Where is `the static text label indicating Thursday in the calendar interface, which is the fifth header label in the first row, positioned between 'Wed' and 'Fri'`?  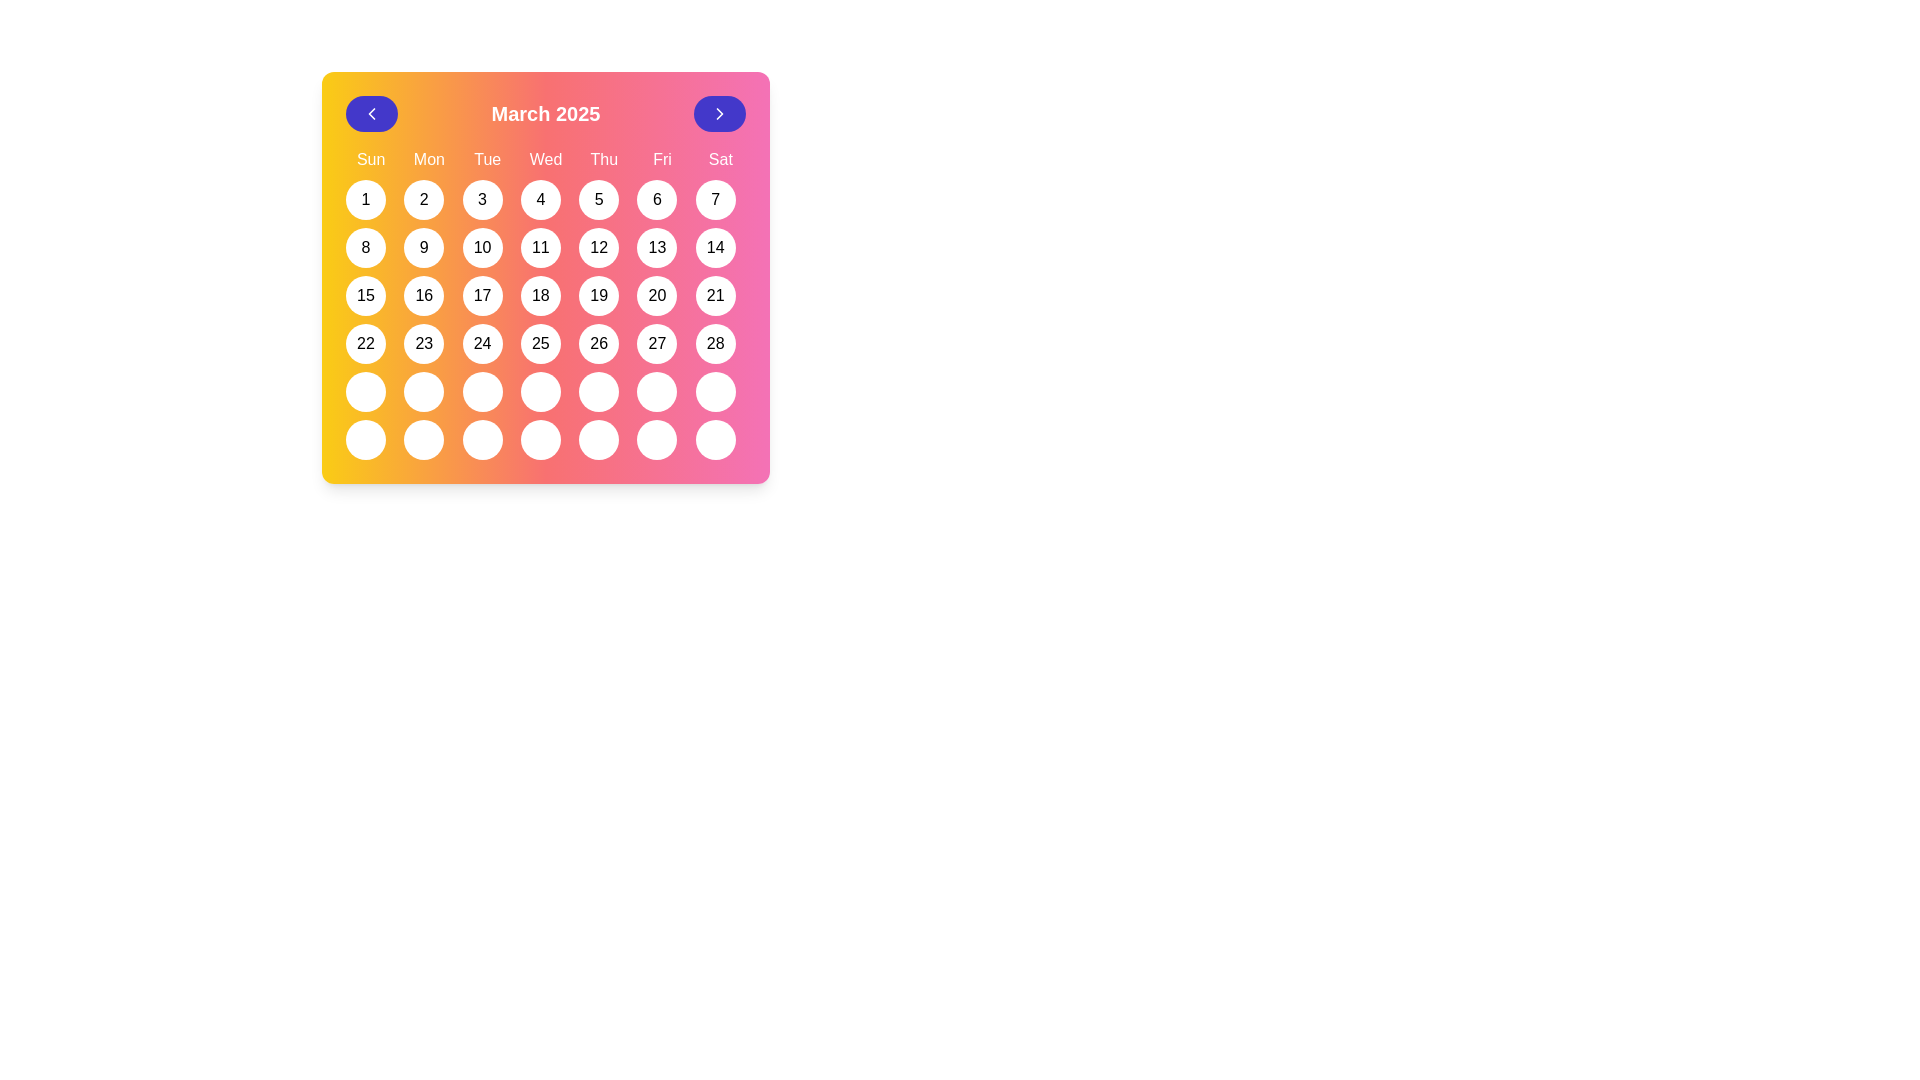 the static text label indicating Thursday in the calendar interface, which is the fifth header label in the first row, positioned between 'Wed' and 'Fri' is located at coordinates (603, 158).